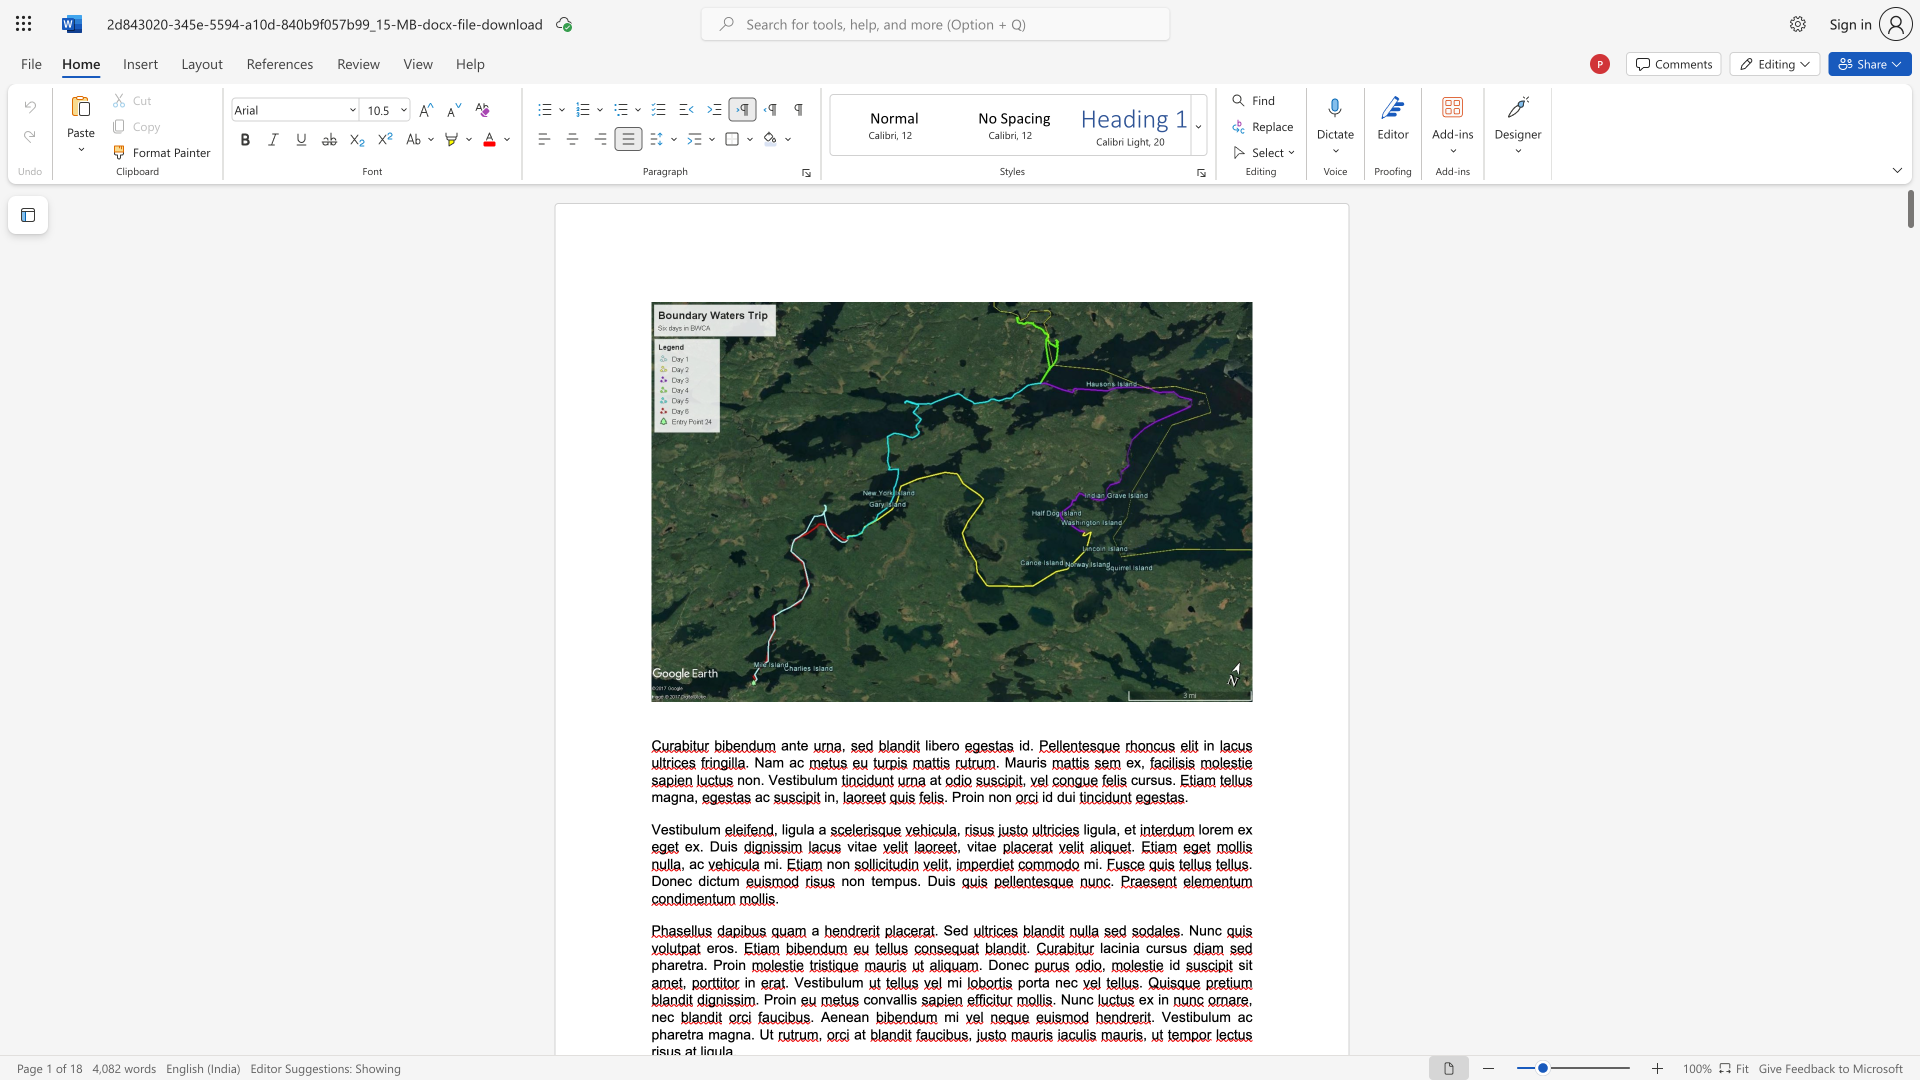  Describe the element at coordinates (848, 981) in the screenshot. I see `the 2th character "u" in the text` at that location.